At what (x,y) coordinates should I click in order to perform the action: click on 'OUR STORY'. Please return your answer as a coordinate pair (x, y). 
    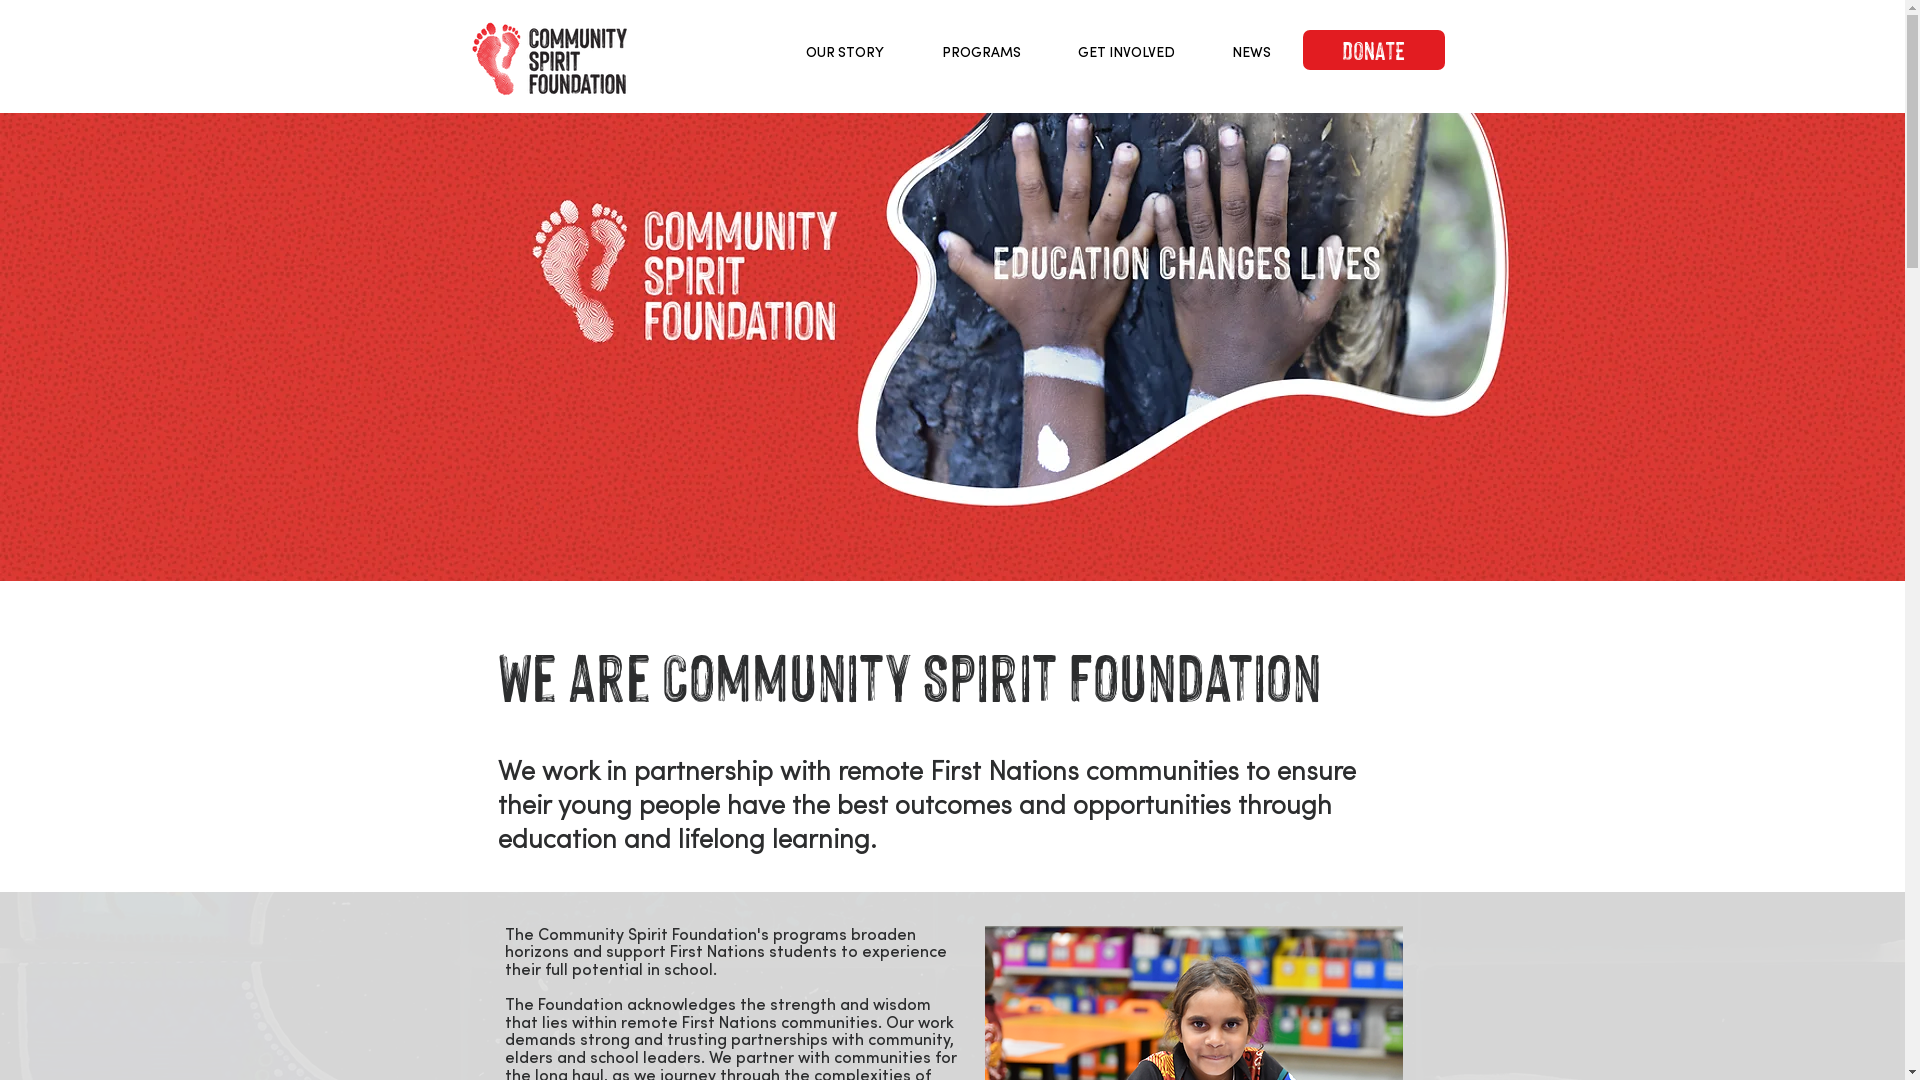
    Looking at the image, I should click on (775, 50).